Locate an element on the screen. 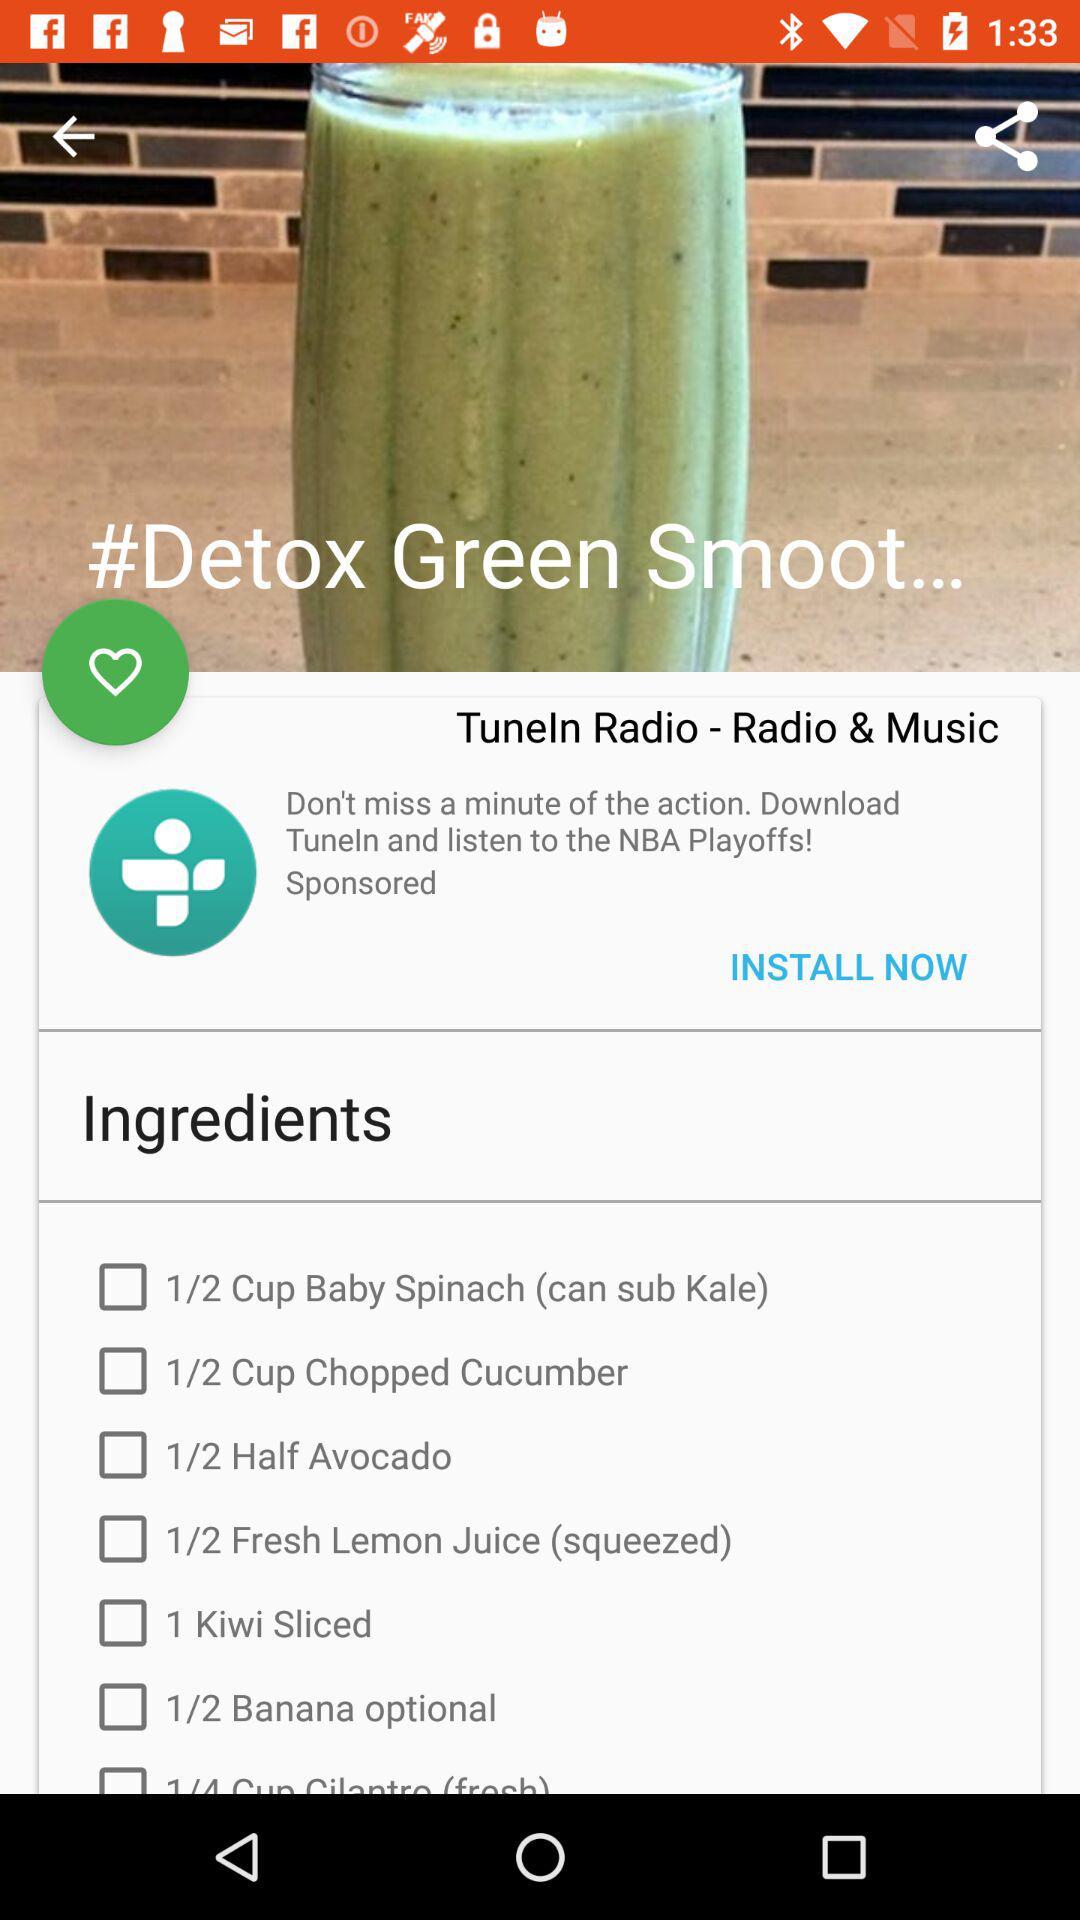 This screenshot has width=1080, height=1920. the icon above the tunein radio radio is located at coordinates (1006, 135).